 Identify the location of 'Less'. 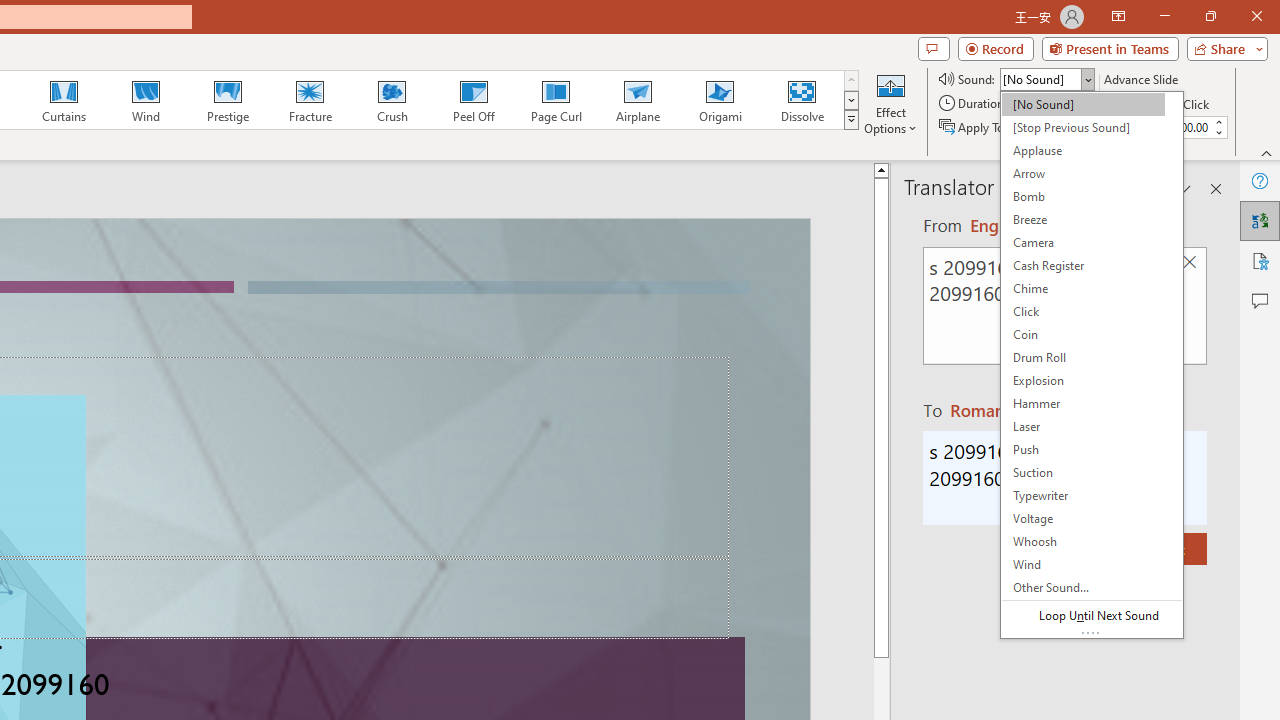
(1217, 132).